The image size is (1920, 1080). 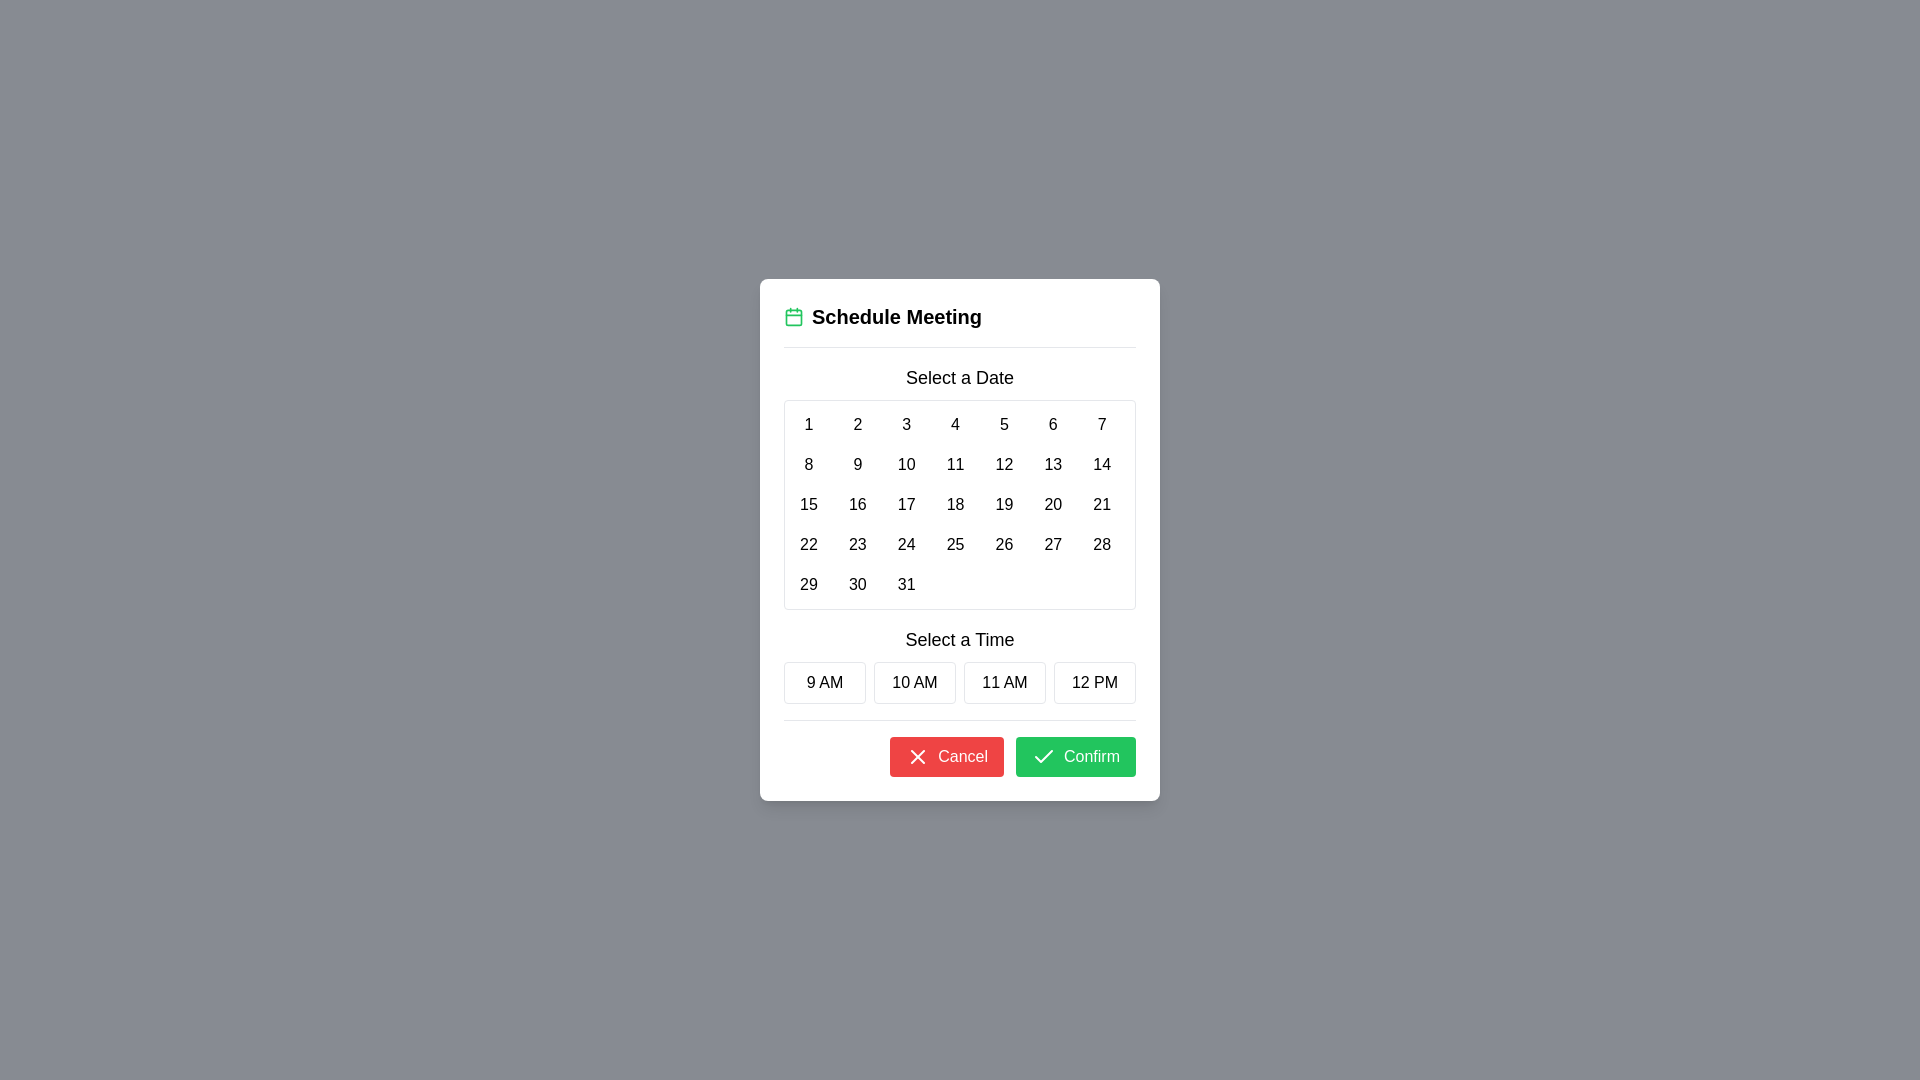 I want to click on the button displaying '17' in the third column of the third row of the calendar grid, so click(x=905, y=504).